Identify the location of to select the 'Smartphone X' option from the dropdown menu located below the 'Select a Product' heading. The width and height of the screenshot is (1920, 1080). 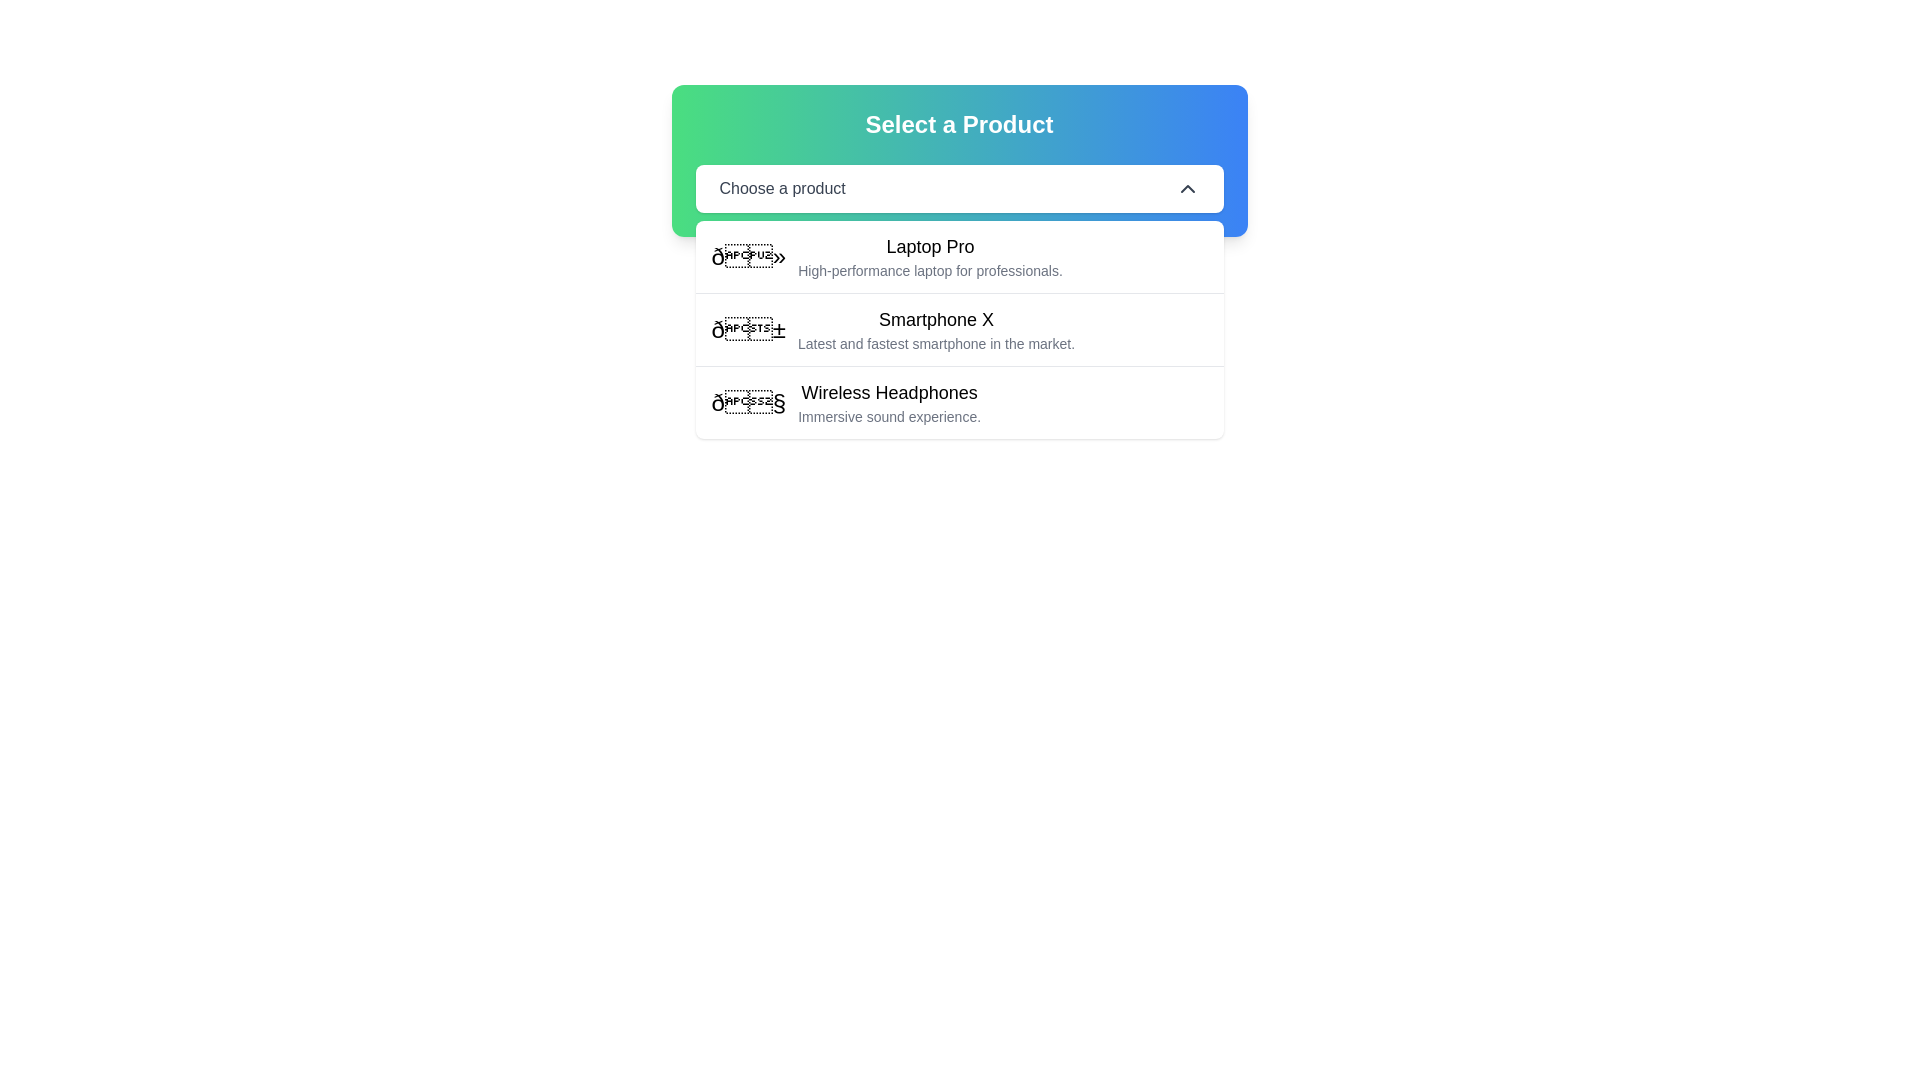
(958, 329).